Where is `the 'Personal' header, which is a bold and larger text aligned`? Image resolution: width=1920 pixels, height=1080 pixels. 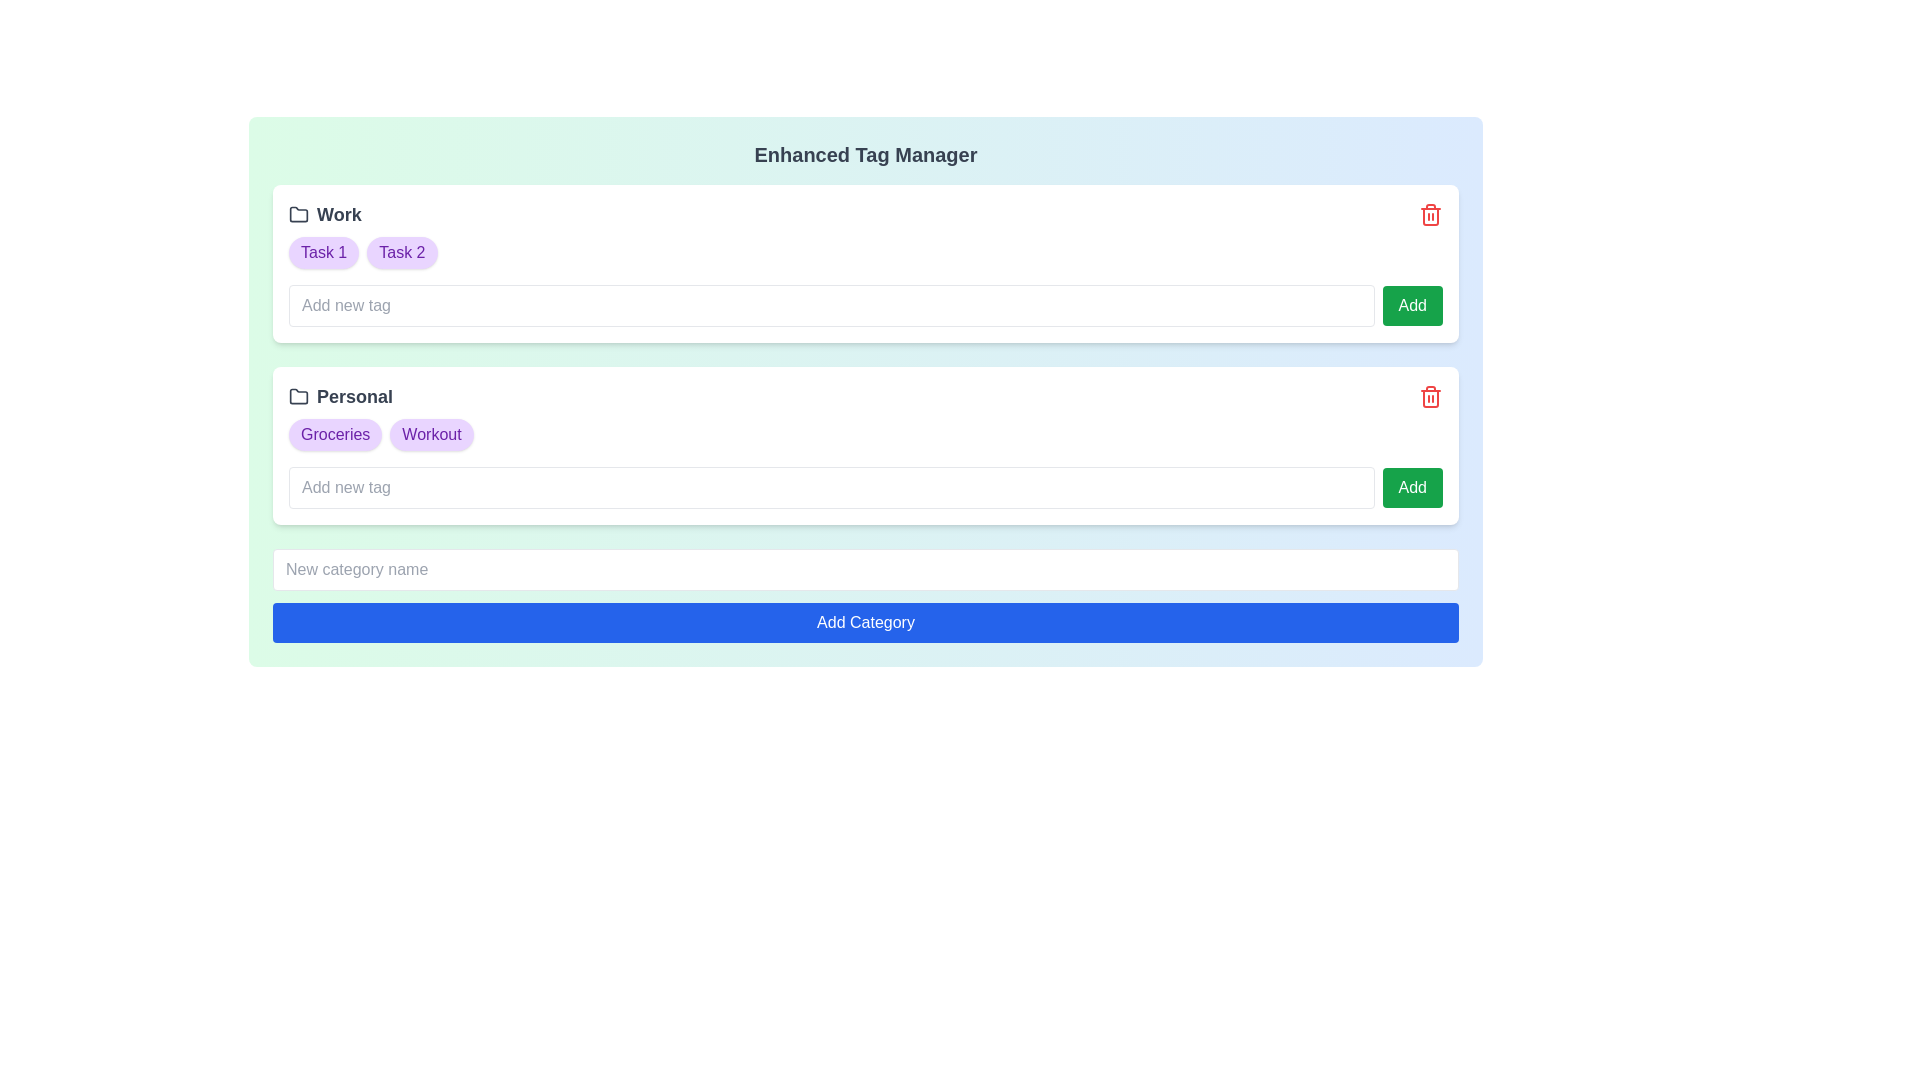 the 'Personal' header, which is a bold and larger text aligned is located at coordinates (865, 397).